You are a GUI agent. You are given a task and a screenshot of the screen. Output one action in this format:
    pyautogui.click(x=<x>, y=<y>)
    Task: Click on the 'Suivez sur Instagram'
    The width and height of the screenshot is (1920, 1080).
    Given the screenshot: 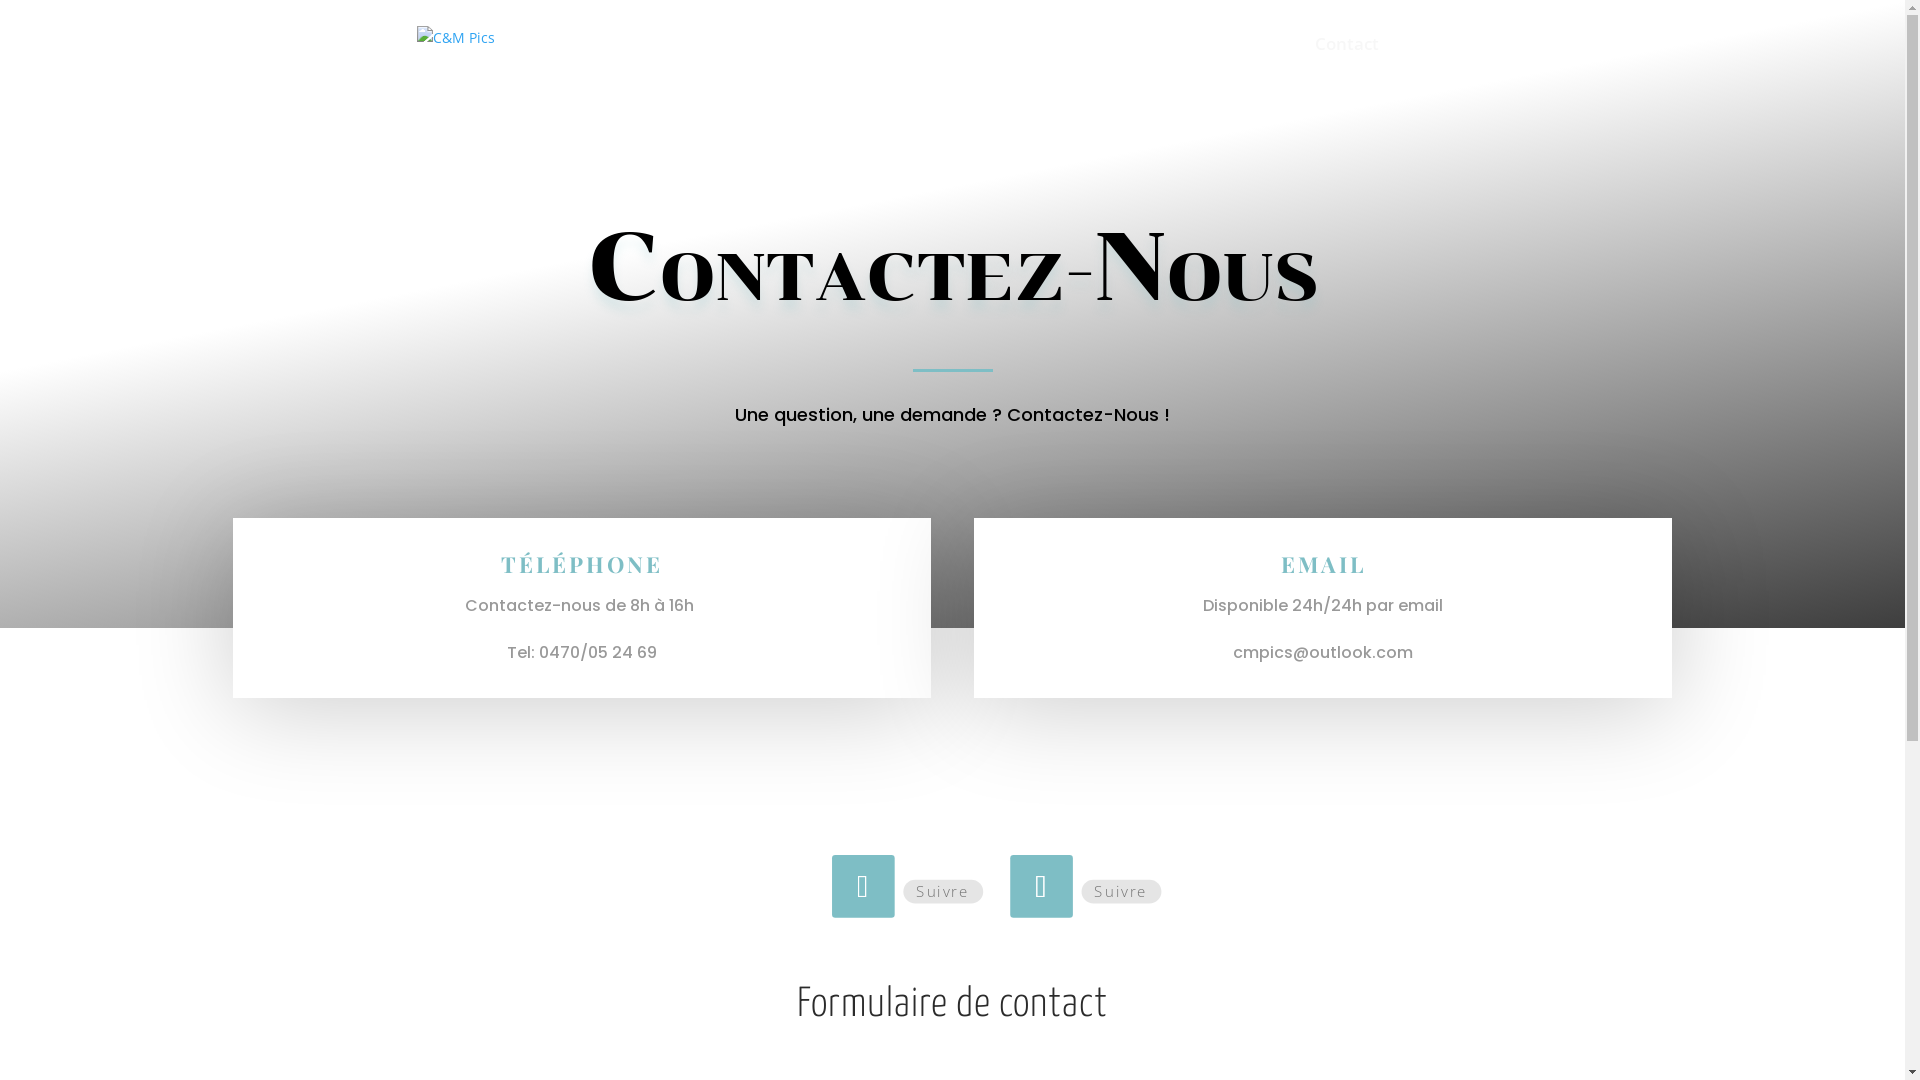 What is the action you would take?
    pyautogui.click(x=1037, y=882)
    